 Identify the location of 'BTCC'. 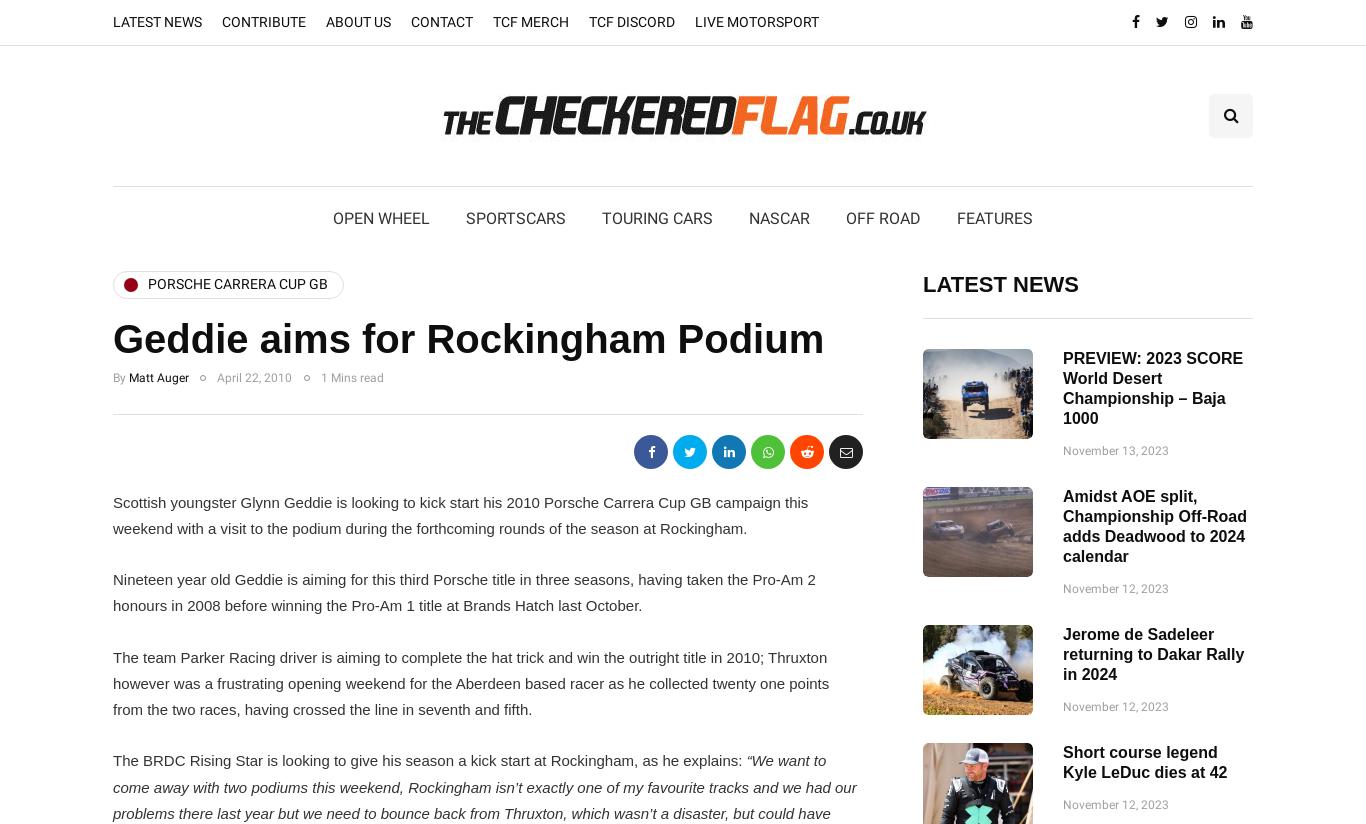
(622, 281).